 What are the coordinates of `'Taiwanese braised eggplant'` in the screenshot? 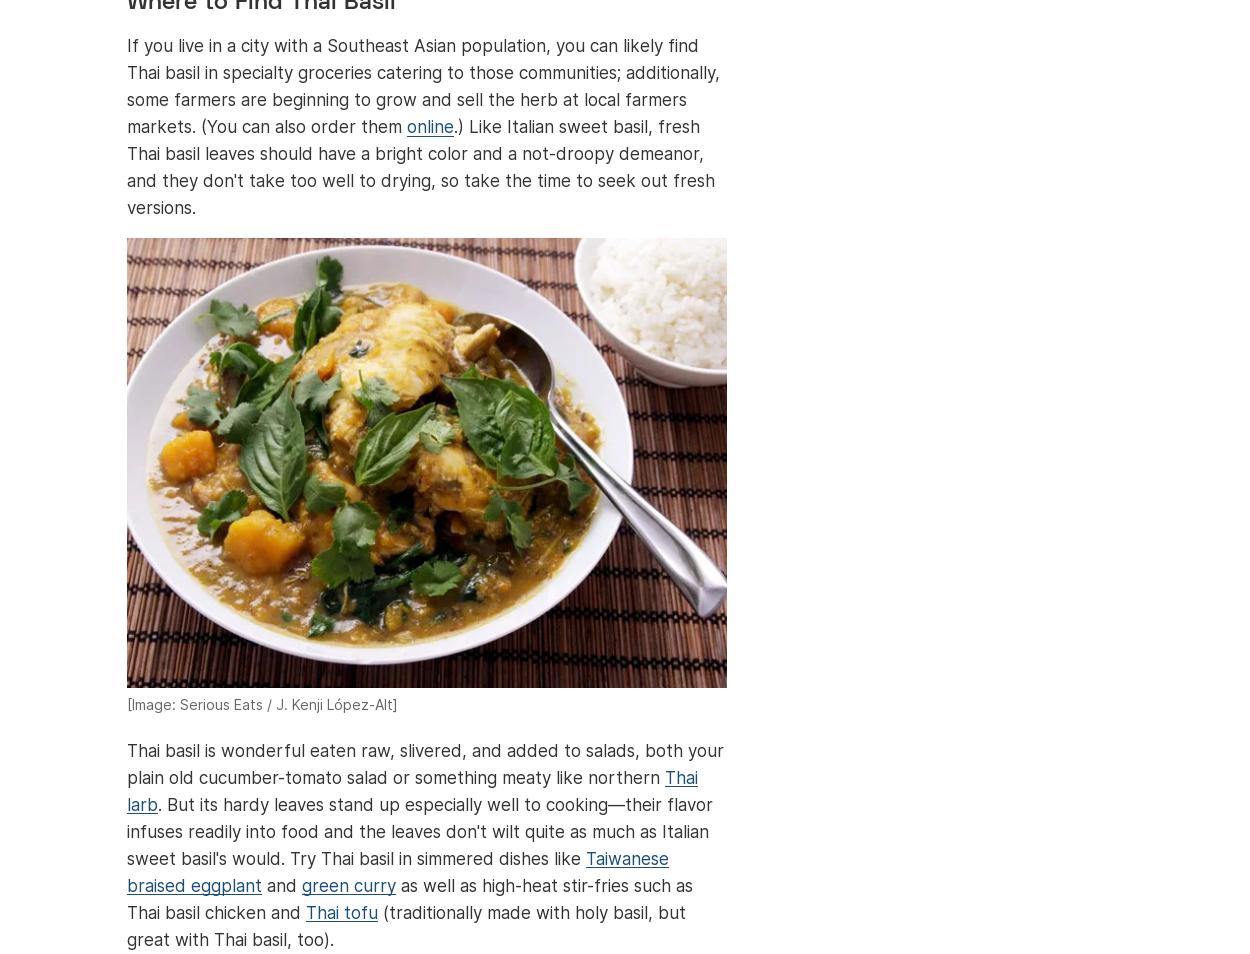 It's located at (127, 872).